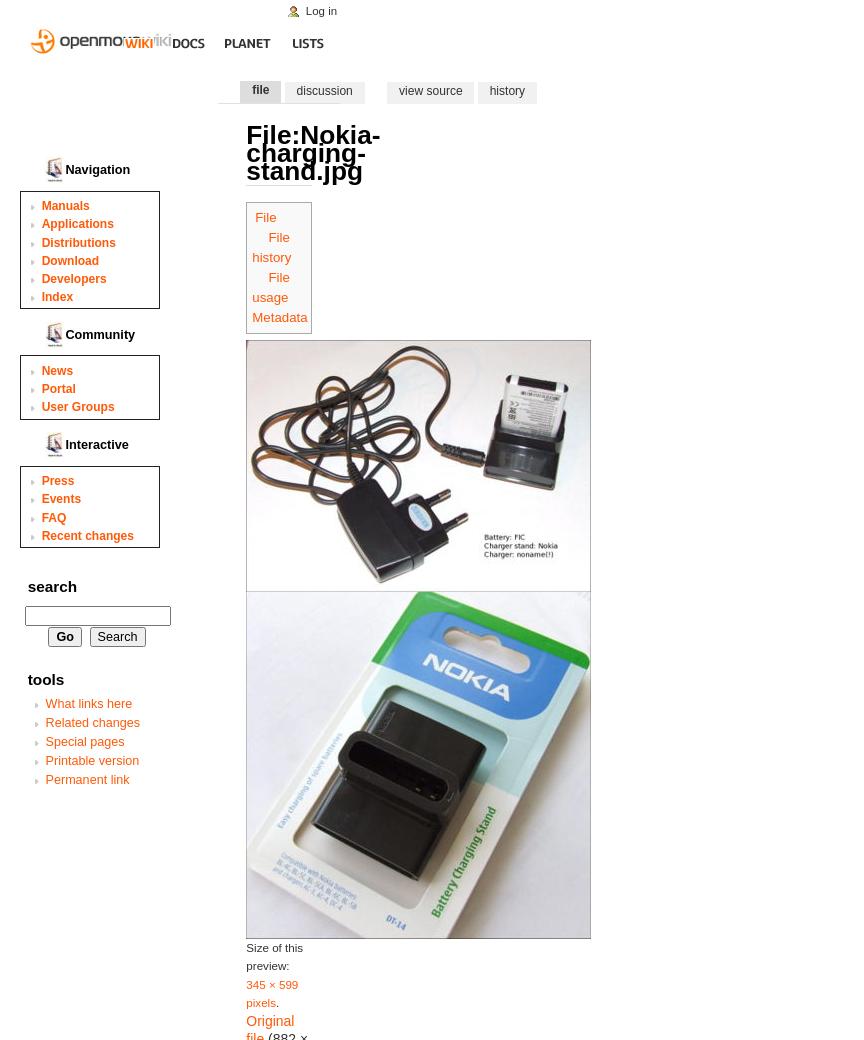 This screenshot has height=1040, width=864. I want to click on 'Recent changes', so click(87, 533).